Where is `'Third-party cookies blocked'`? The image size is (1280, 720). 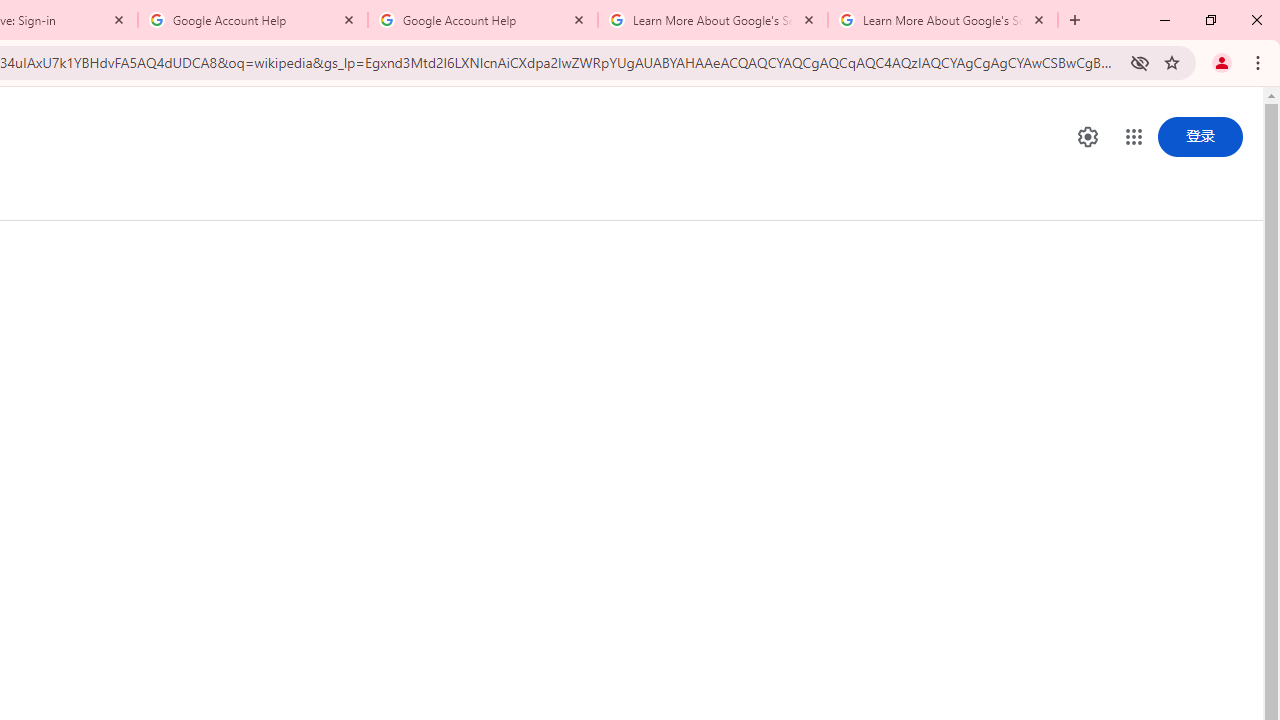 'Third-party cookies blocked' is located at coordinates (1139, 61).